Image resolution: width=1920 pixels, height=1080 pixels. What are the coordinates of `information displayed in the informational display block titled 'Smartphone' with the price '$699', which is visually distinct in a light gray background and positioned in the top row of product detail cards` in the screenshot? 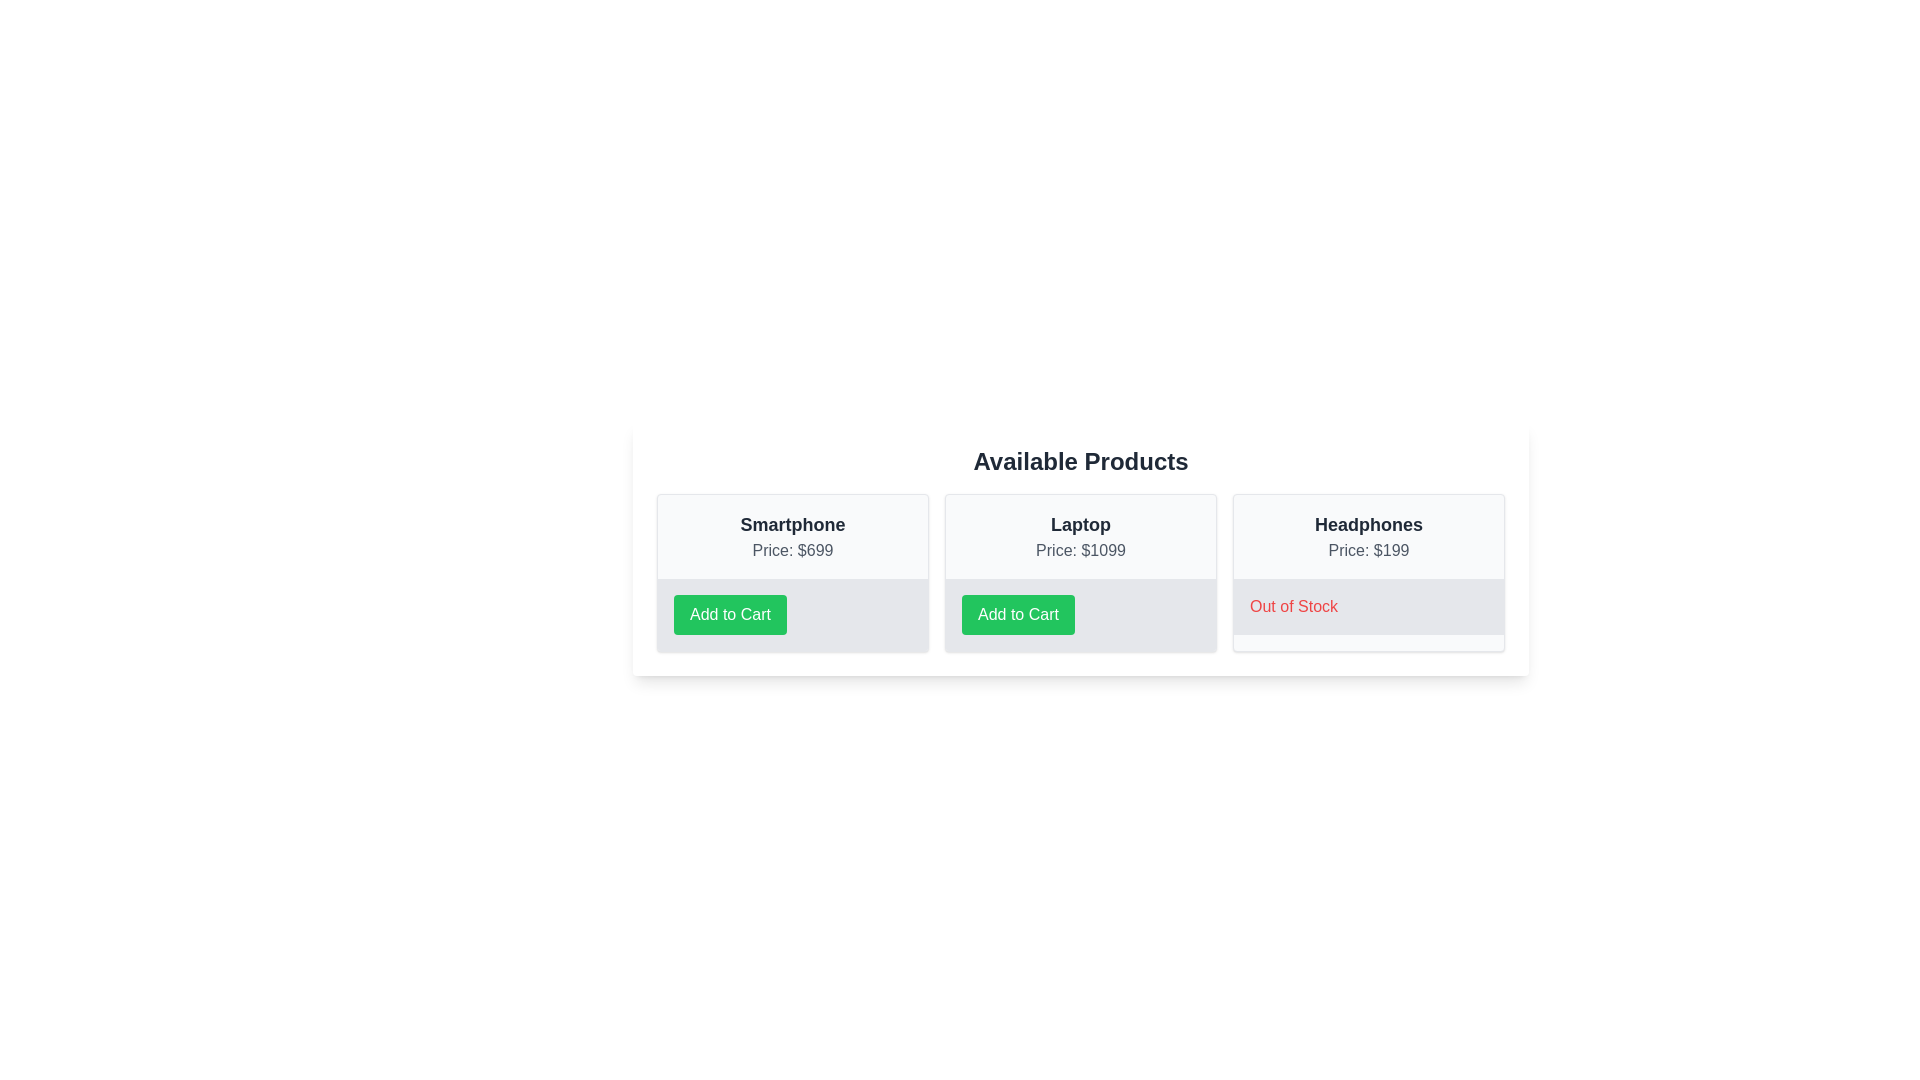 It's located at (791, 535).